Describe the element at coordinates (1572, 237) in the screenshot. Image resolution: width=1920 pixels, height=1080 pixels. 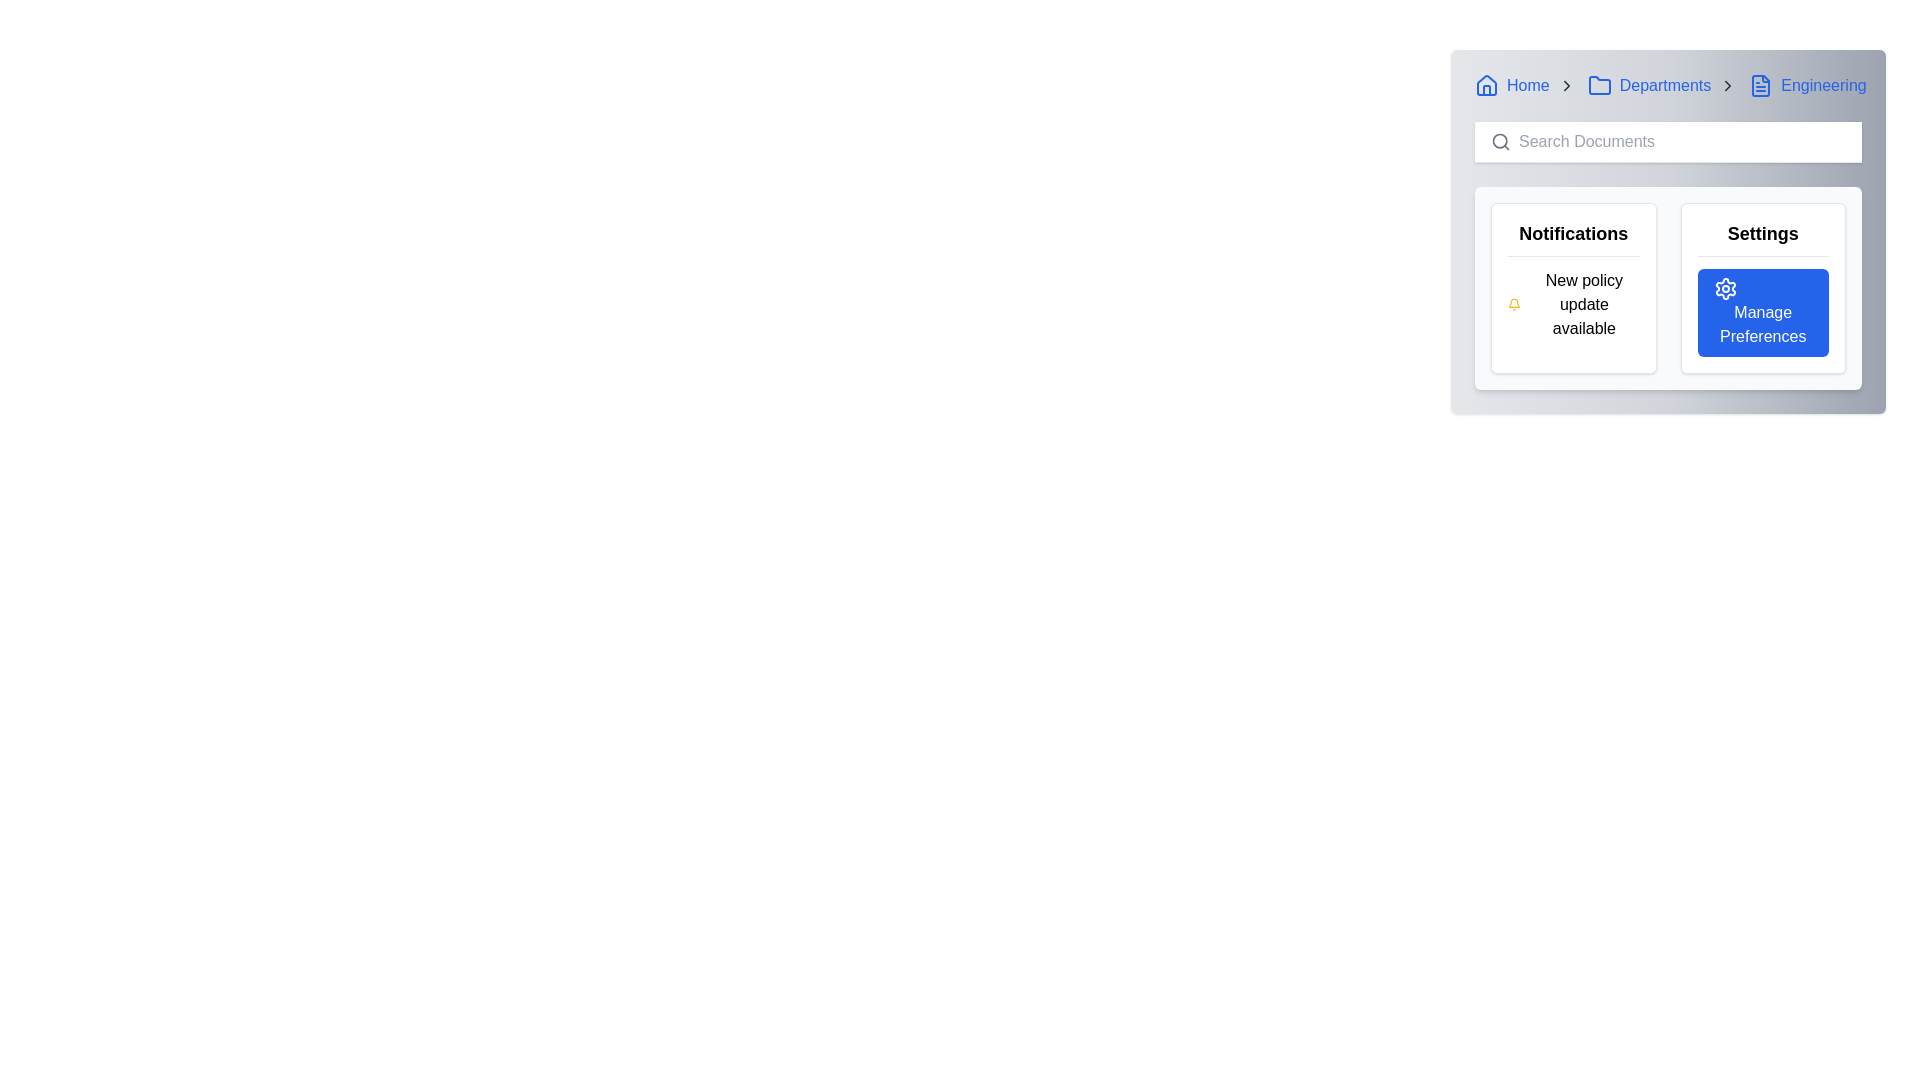
I see `the Text header that indicates the purpose of the notifications section, which is located above the 'New policy update available' text` at that location.